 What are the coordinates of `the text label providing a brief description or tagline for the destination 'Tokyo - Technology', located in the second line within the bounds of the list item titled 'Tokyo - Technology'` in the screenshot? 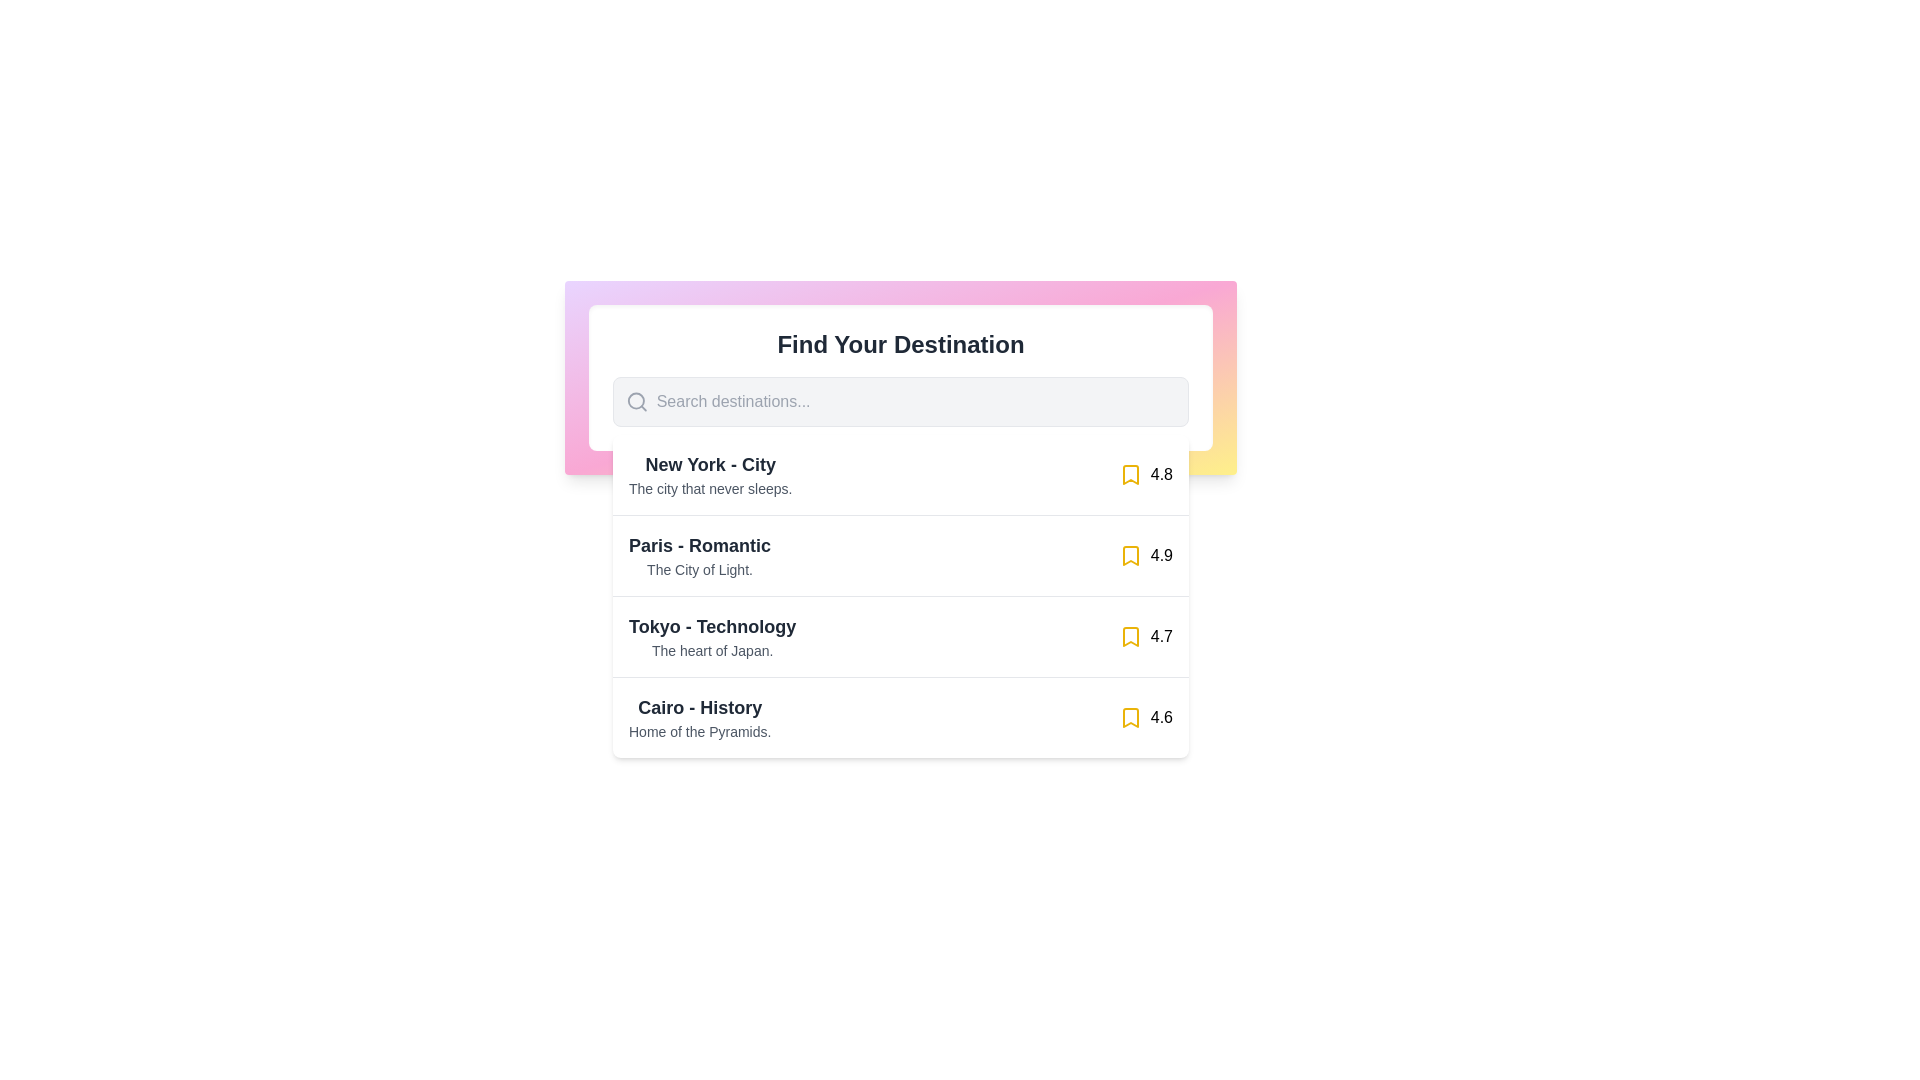 It's located at (712, 651).